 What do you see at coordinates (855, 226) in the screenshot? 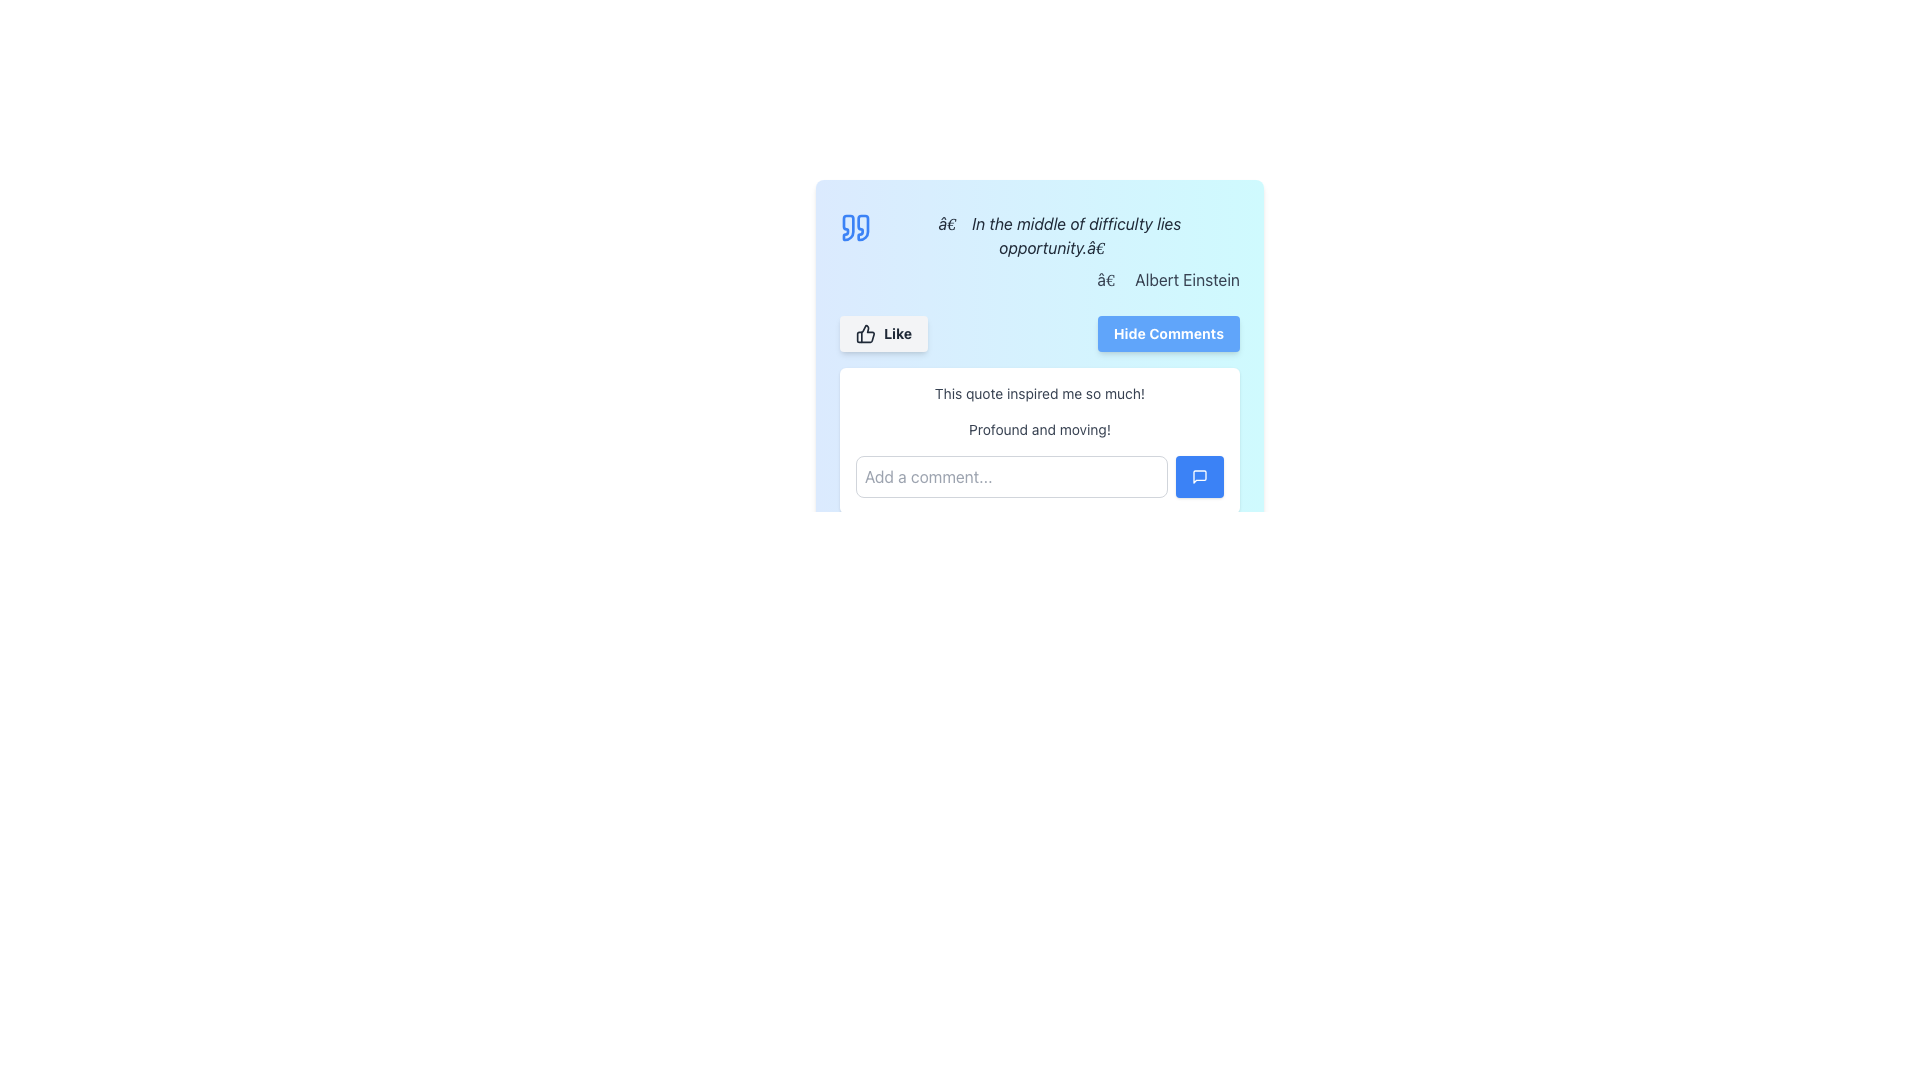
I see `the decorative quotation icon located to the immediate left of the quotation text in the top-left corner of the box` at bounding box center [855, 226].